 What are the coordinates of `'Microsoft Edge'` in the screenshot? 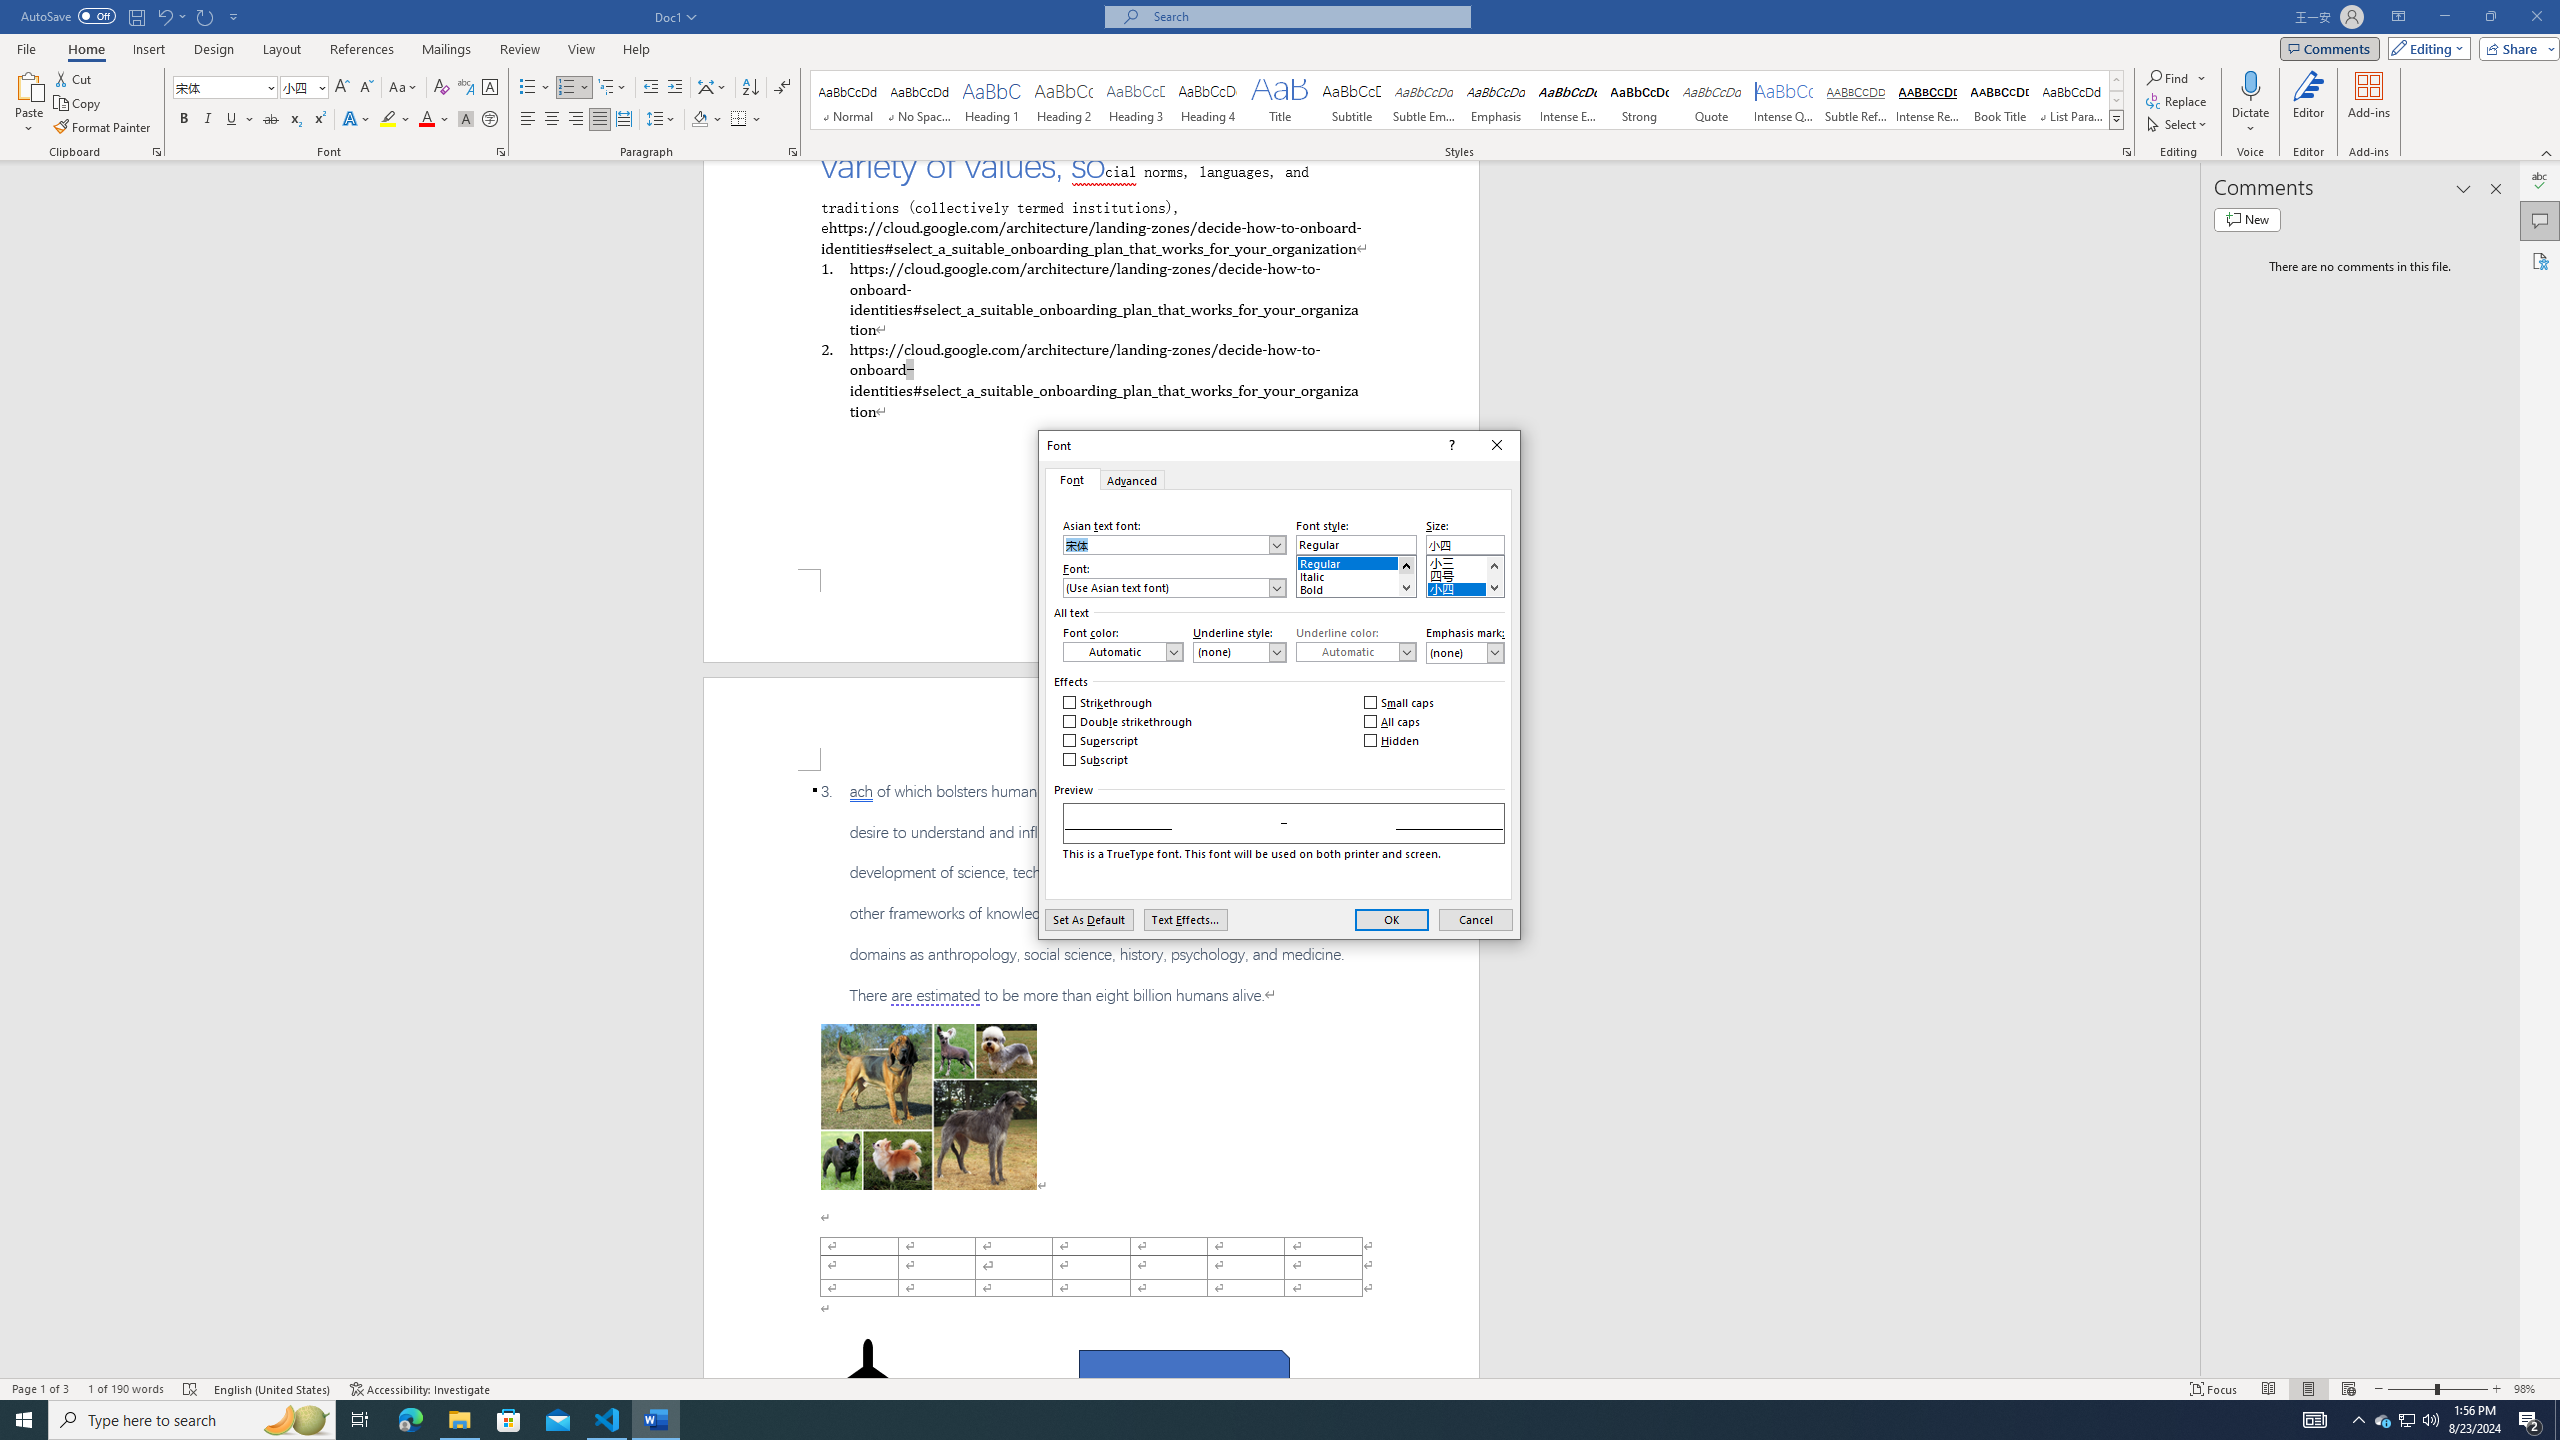 It's located at (409, 1418).